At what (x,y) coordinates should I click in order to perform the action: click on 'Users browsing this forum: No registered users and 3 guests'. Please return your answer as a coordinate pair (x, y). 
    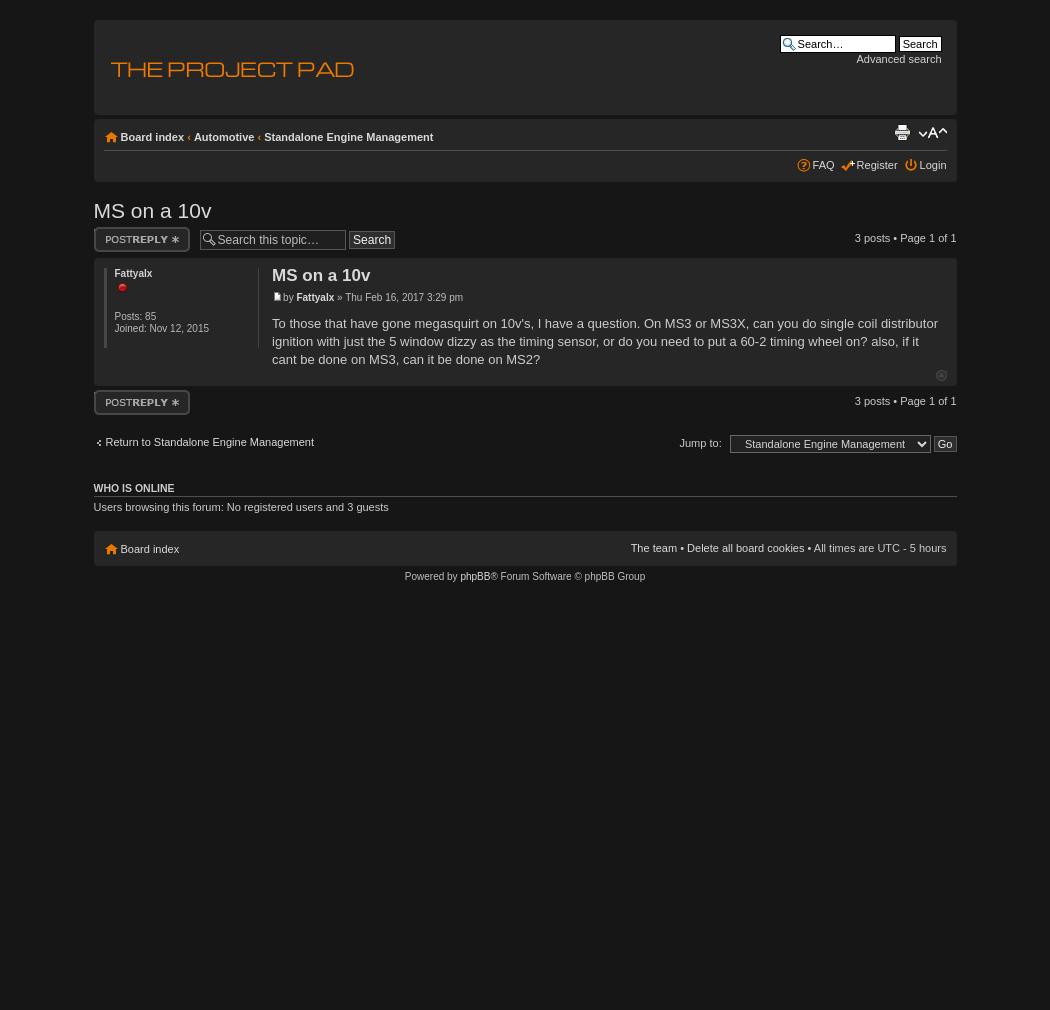
    Looking at the image, I should click on (240, 506).